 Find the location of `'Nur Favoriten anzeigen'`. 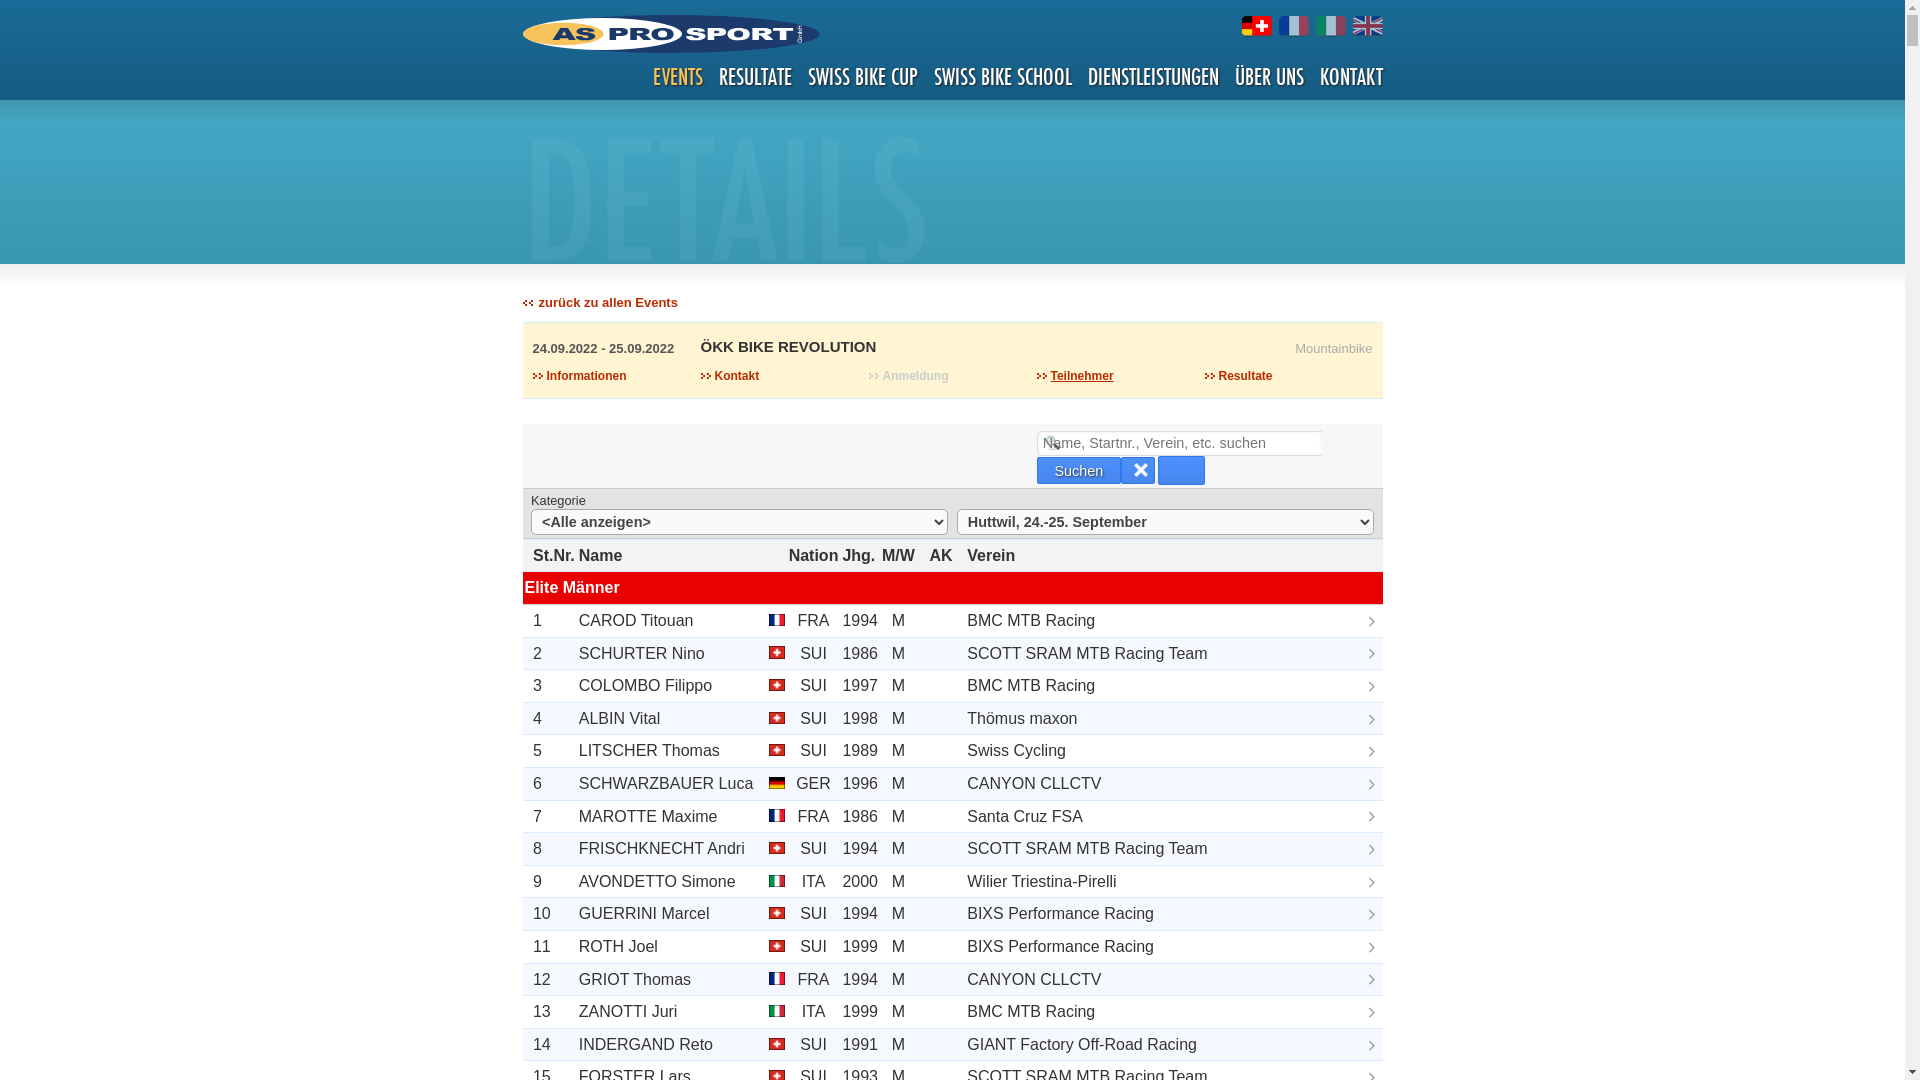

'Nur Favoriten anzeigen' is located at coordinates (1181, 470).